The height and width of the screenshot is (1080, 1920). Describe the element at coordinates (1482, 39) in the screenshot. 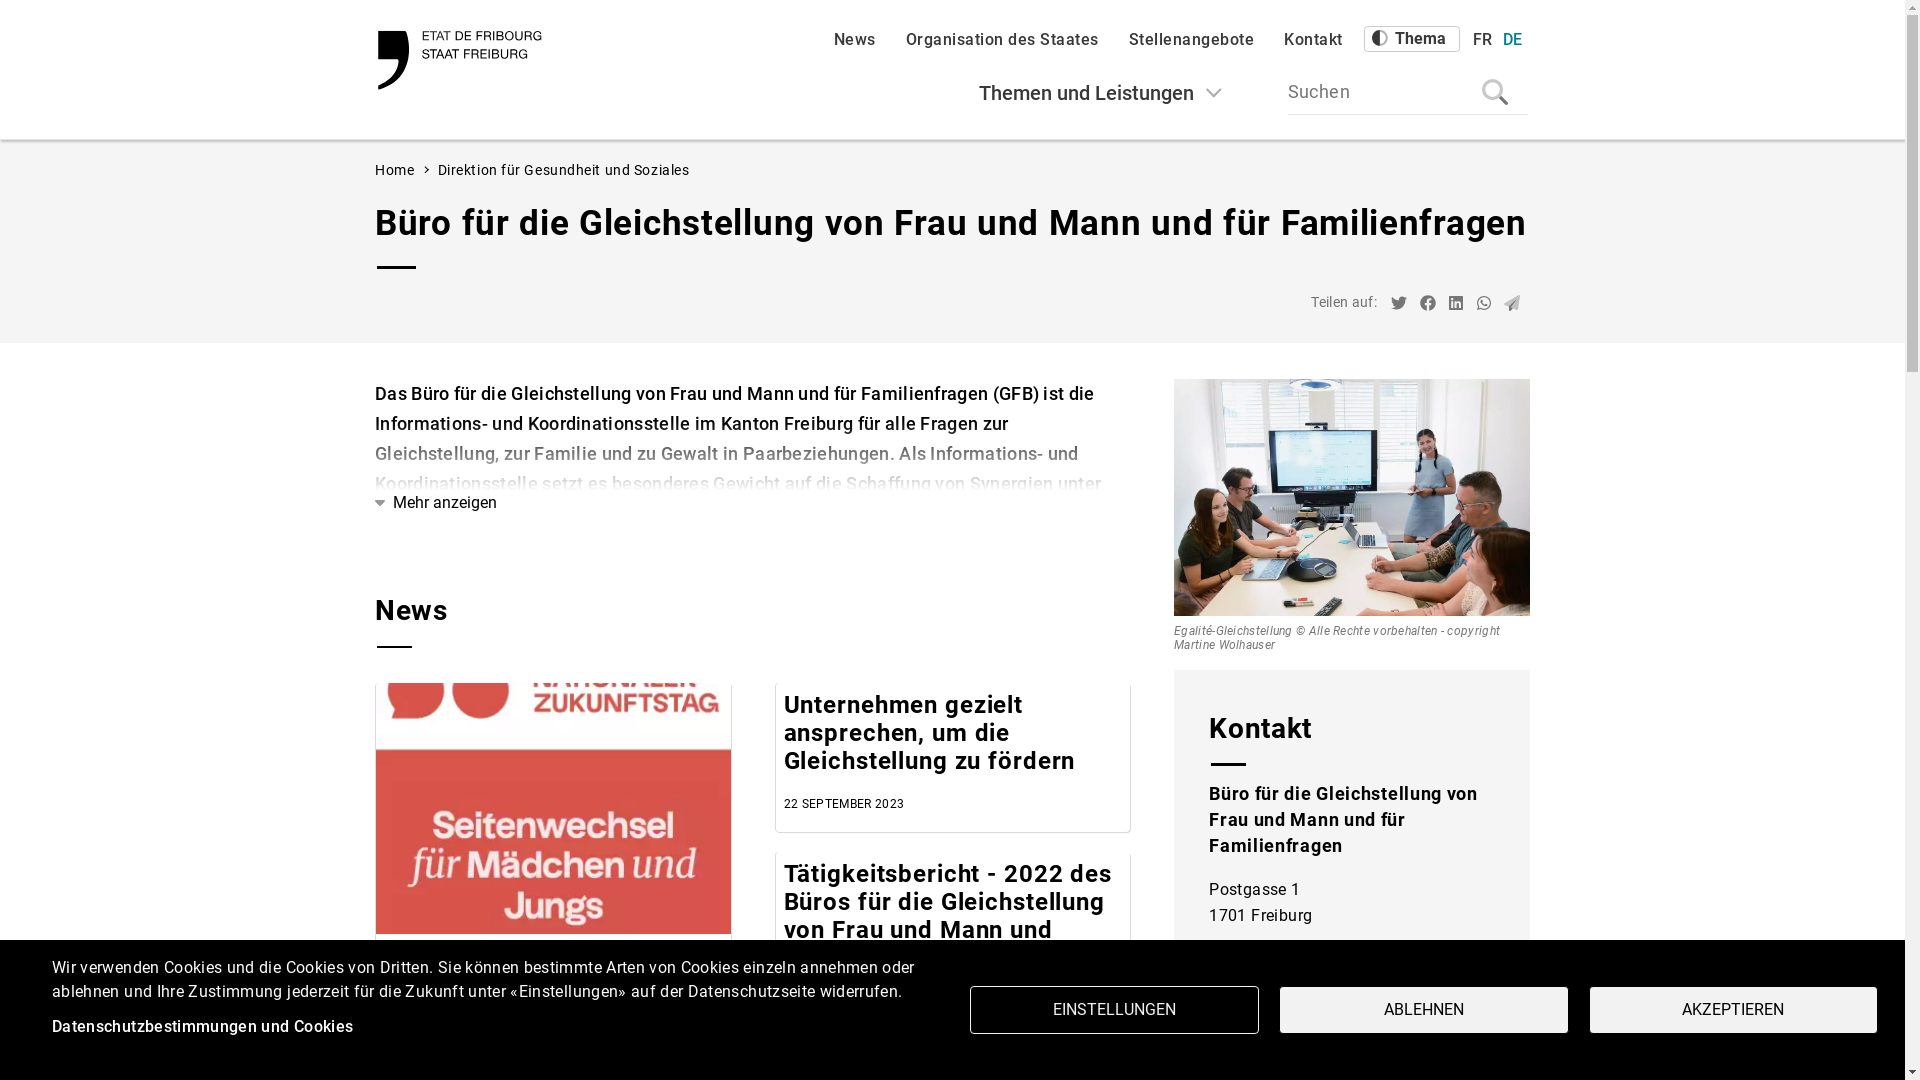

I see `'FR'` at that location.